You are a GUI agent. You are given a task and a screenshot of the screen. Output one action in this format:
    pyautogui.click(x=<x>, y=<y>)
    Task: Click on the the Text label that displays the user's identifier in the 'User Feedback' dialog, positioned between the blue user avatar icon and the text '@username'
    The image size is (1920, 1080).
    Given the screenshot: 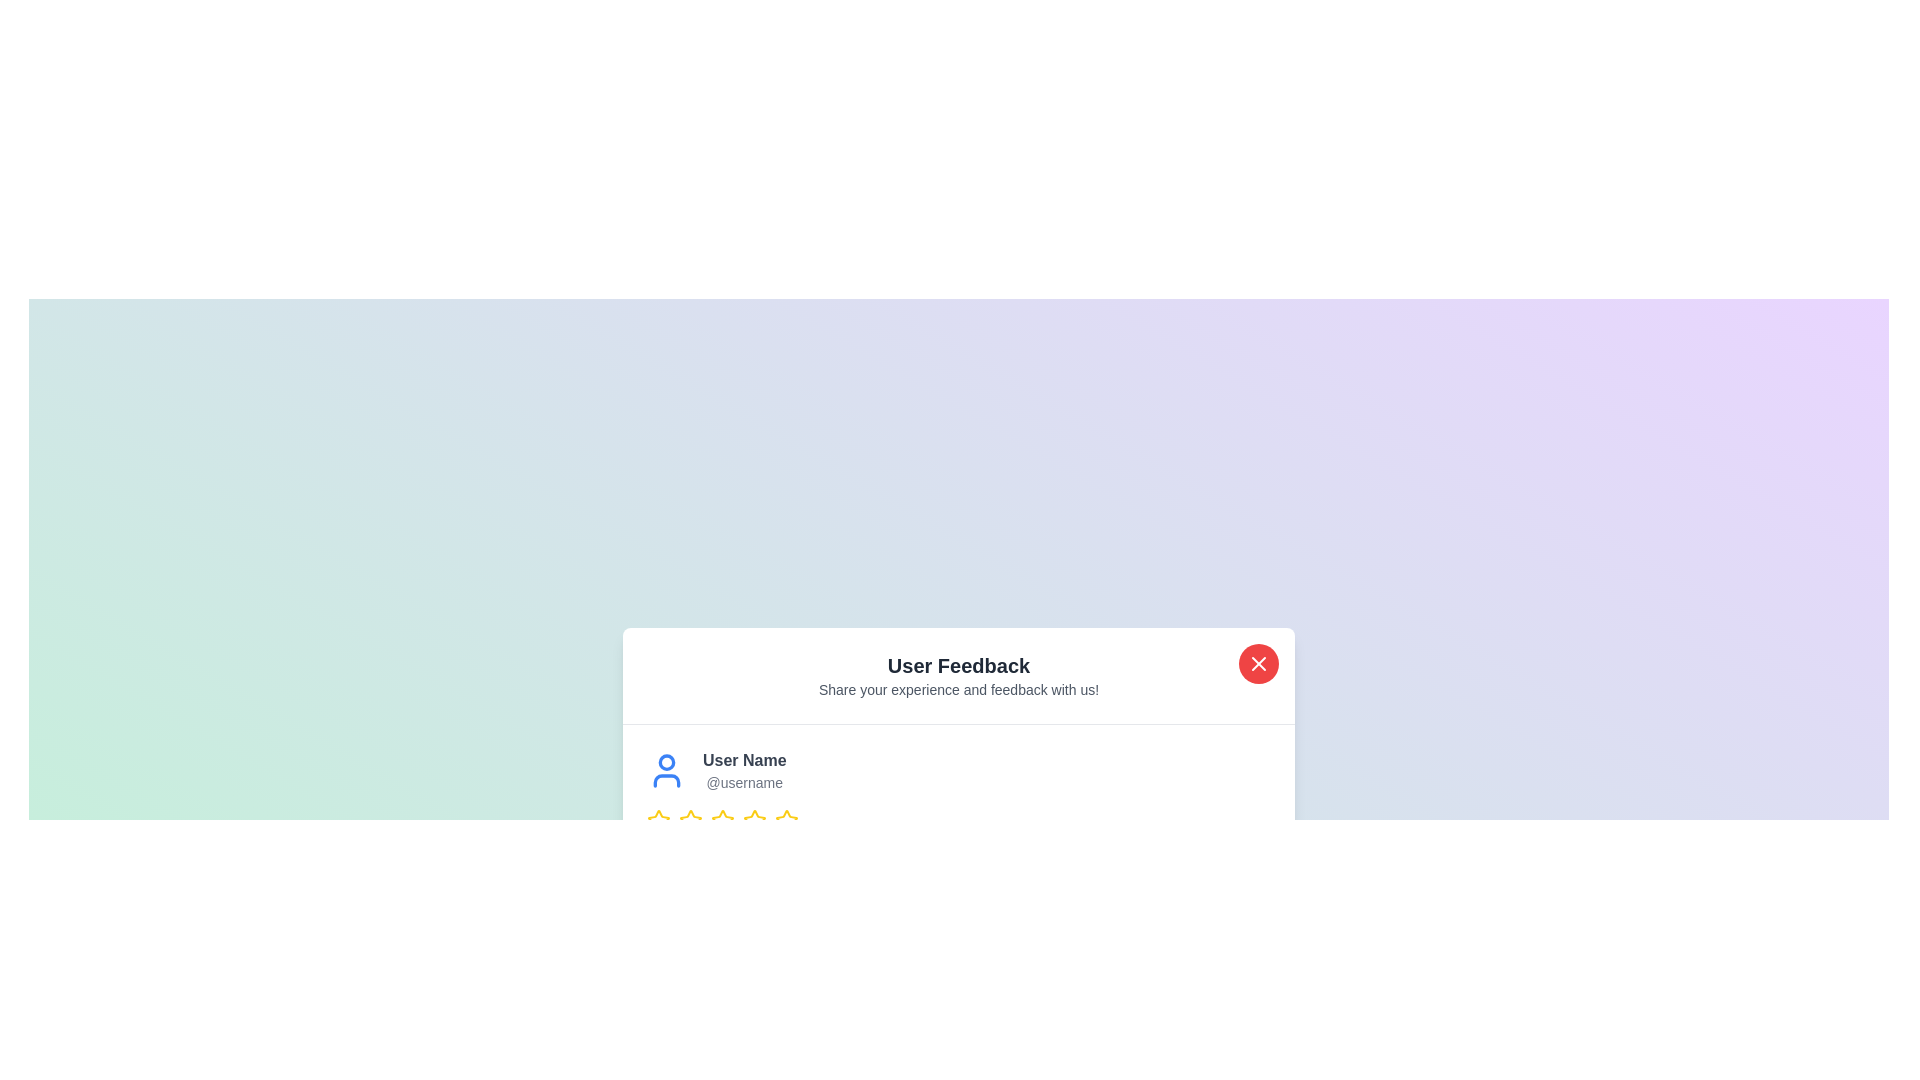 What is the action you would take?
    pyautogui.click(x=743, y=760)
    